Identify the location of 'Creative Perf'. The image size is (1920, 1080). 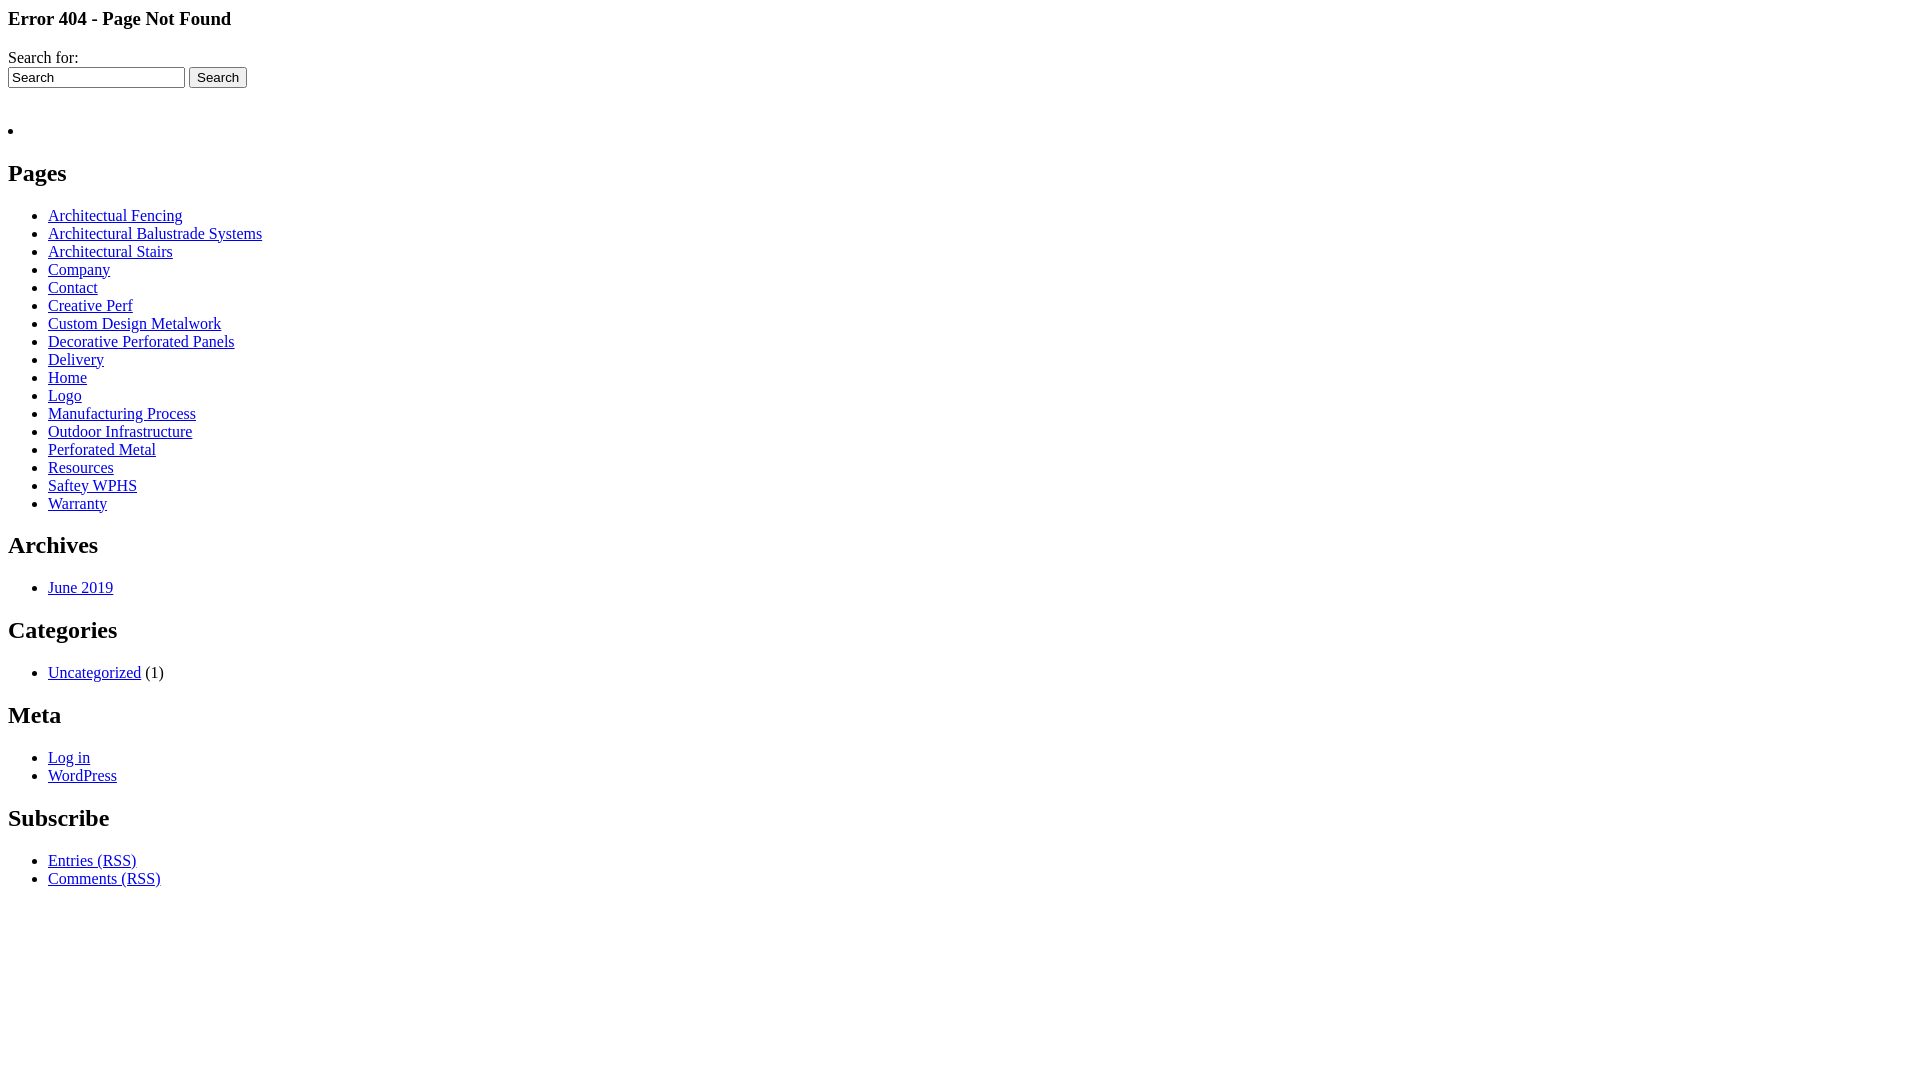
(89, 305).